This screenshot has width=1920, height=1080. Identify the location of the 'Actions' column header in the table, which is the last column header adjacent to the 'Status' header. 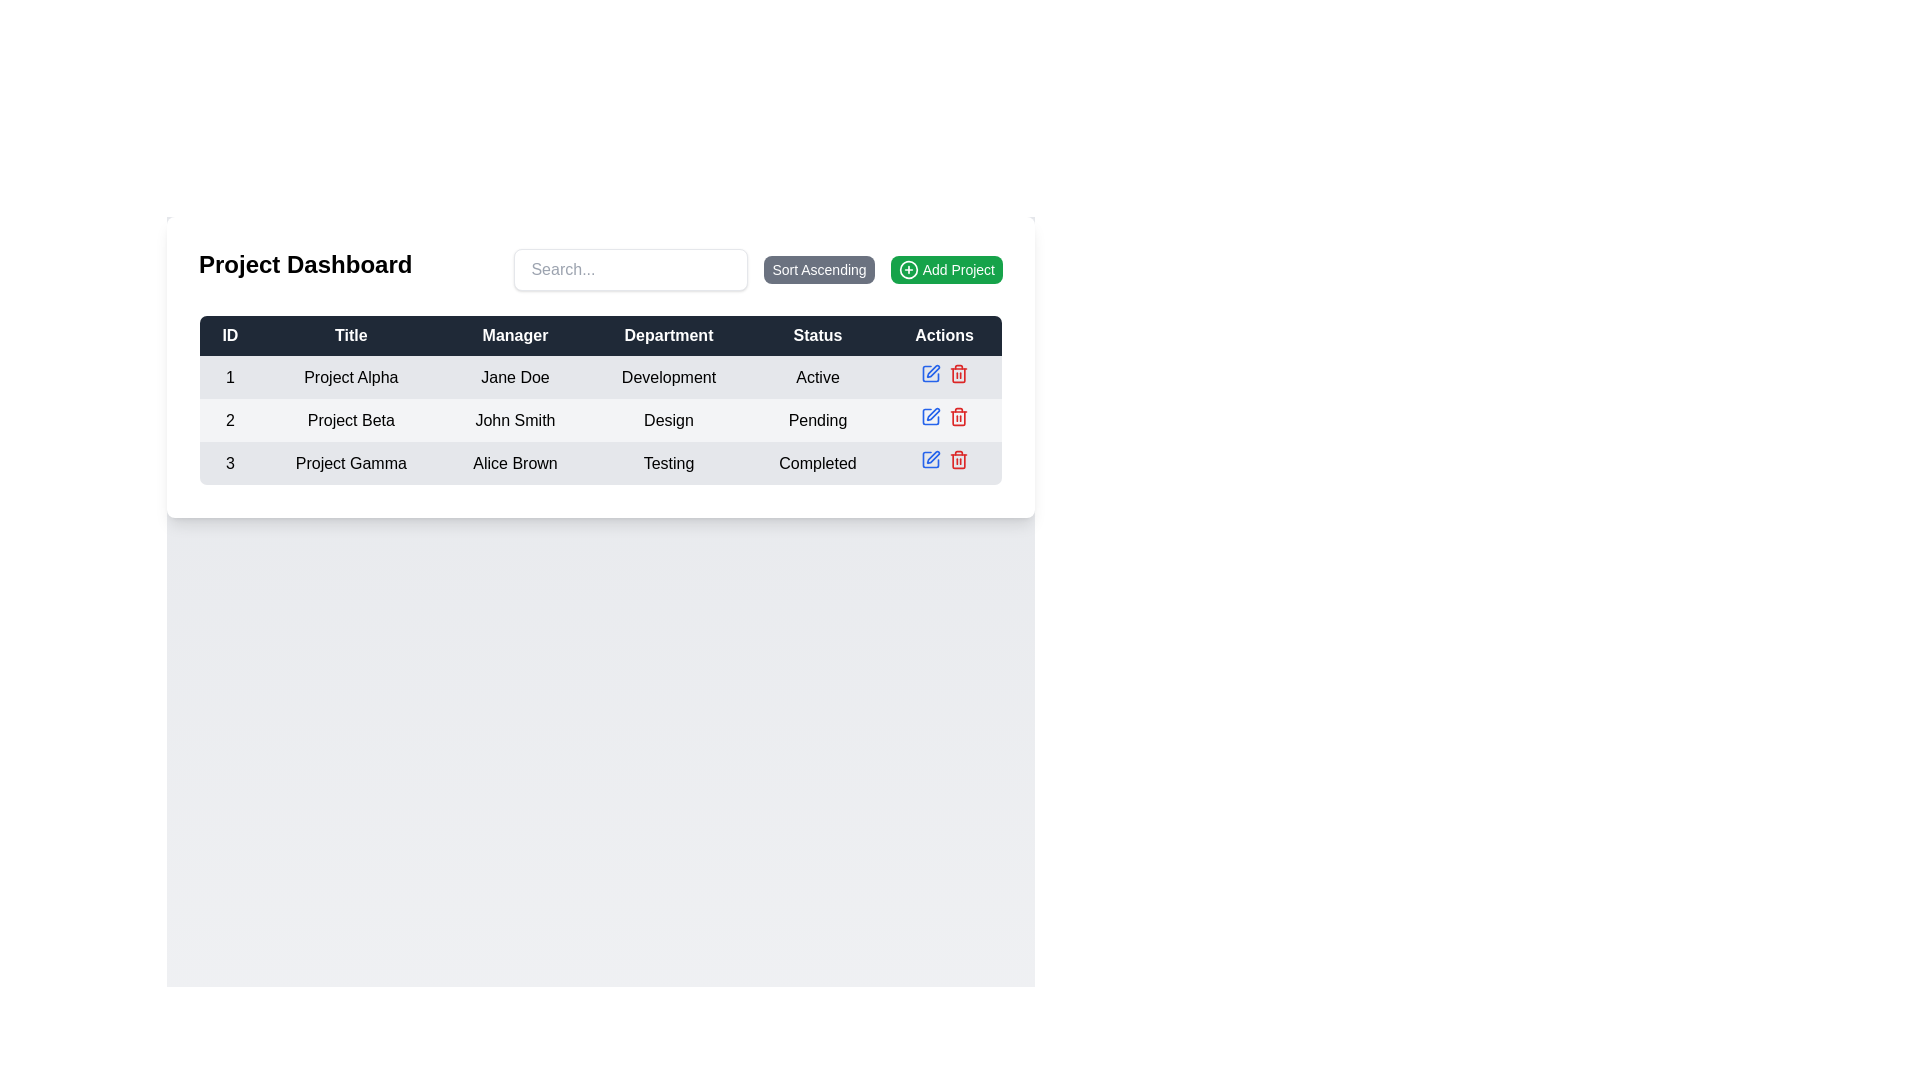
(943, 334).